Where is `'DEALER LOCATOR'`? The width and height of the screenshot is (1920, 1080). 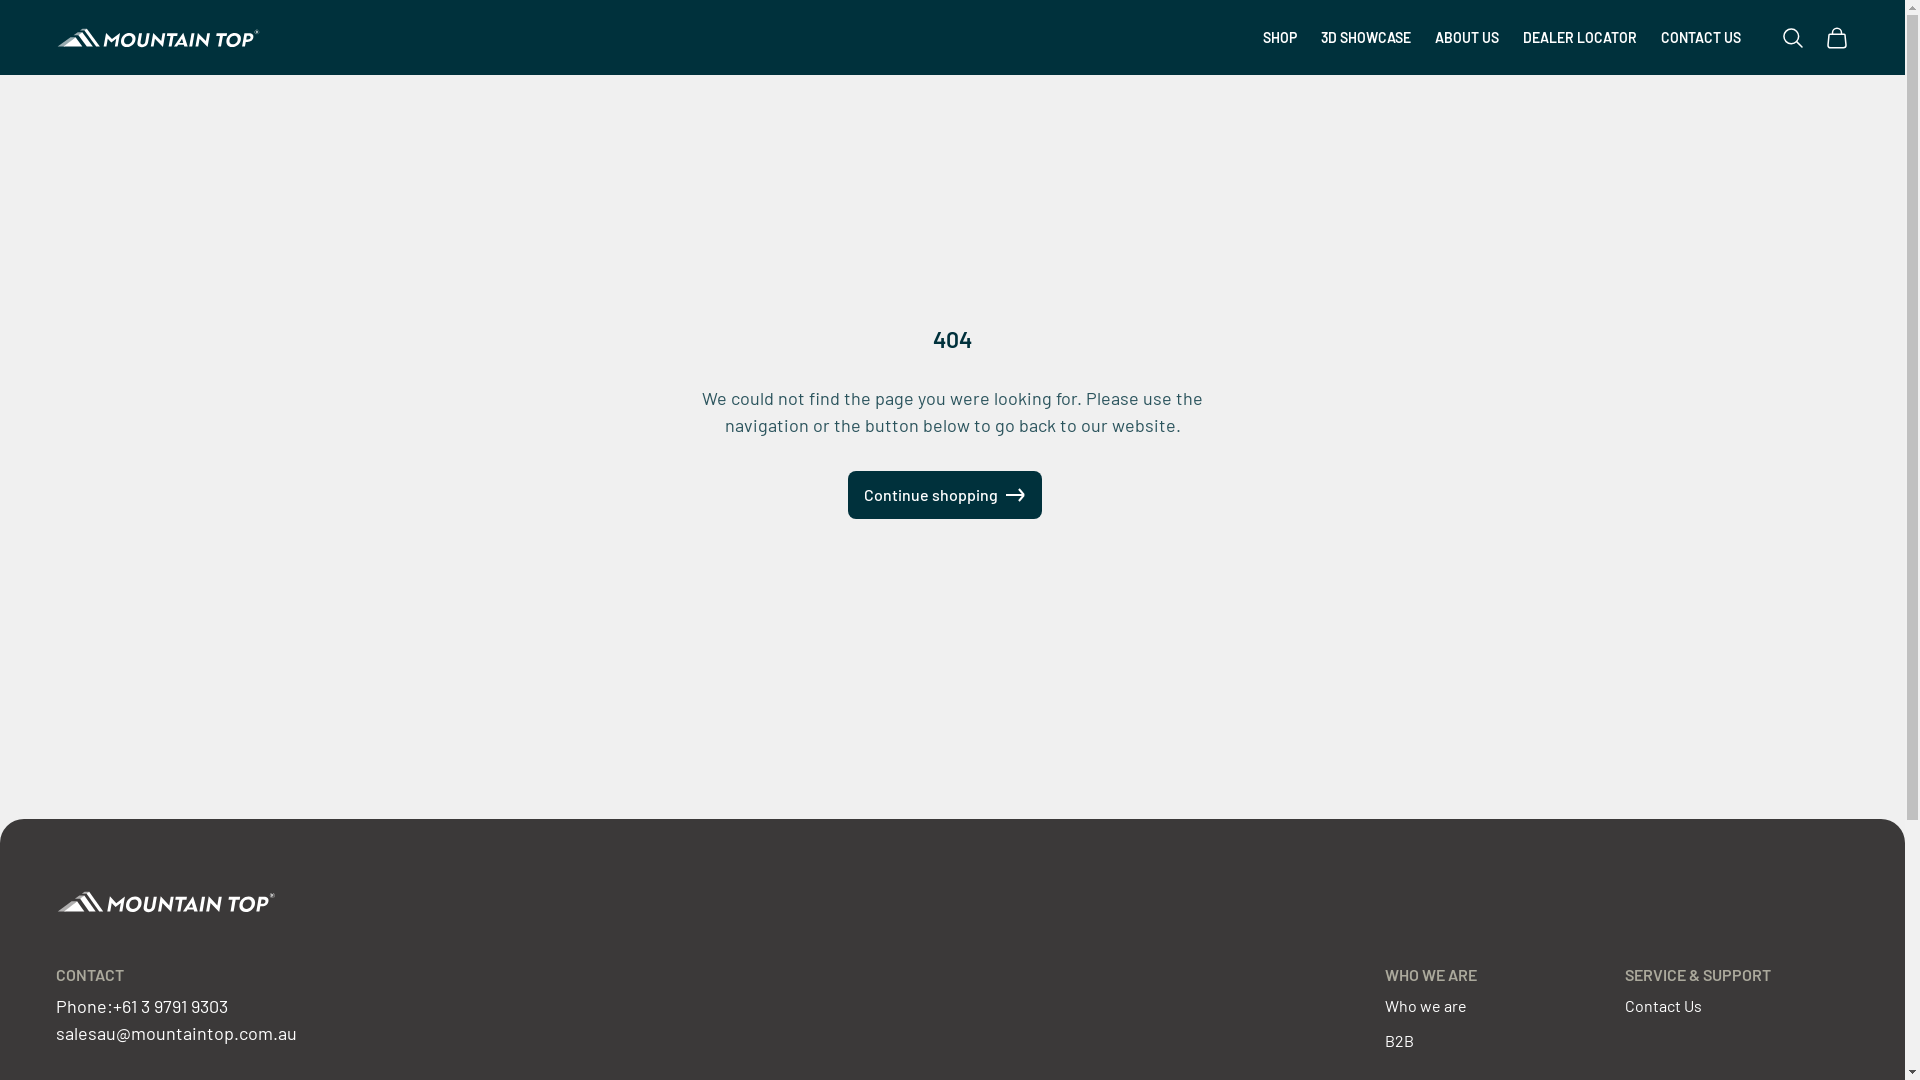 'DEALER LOCATOR' is located at coordinates (1578, 38).